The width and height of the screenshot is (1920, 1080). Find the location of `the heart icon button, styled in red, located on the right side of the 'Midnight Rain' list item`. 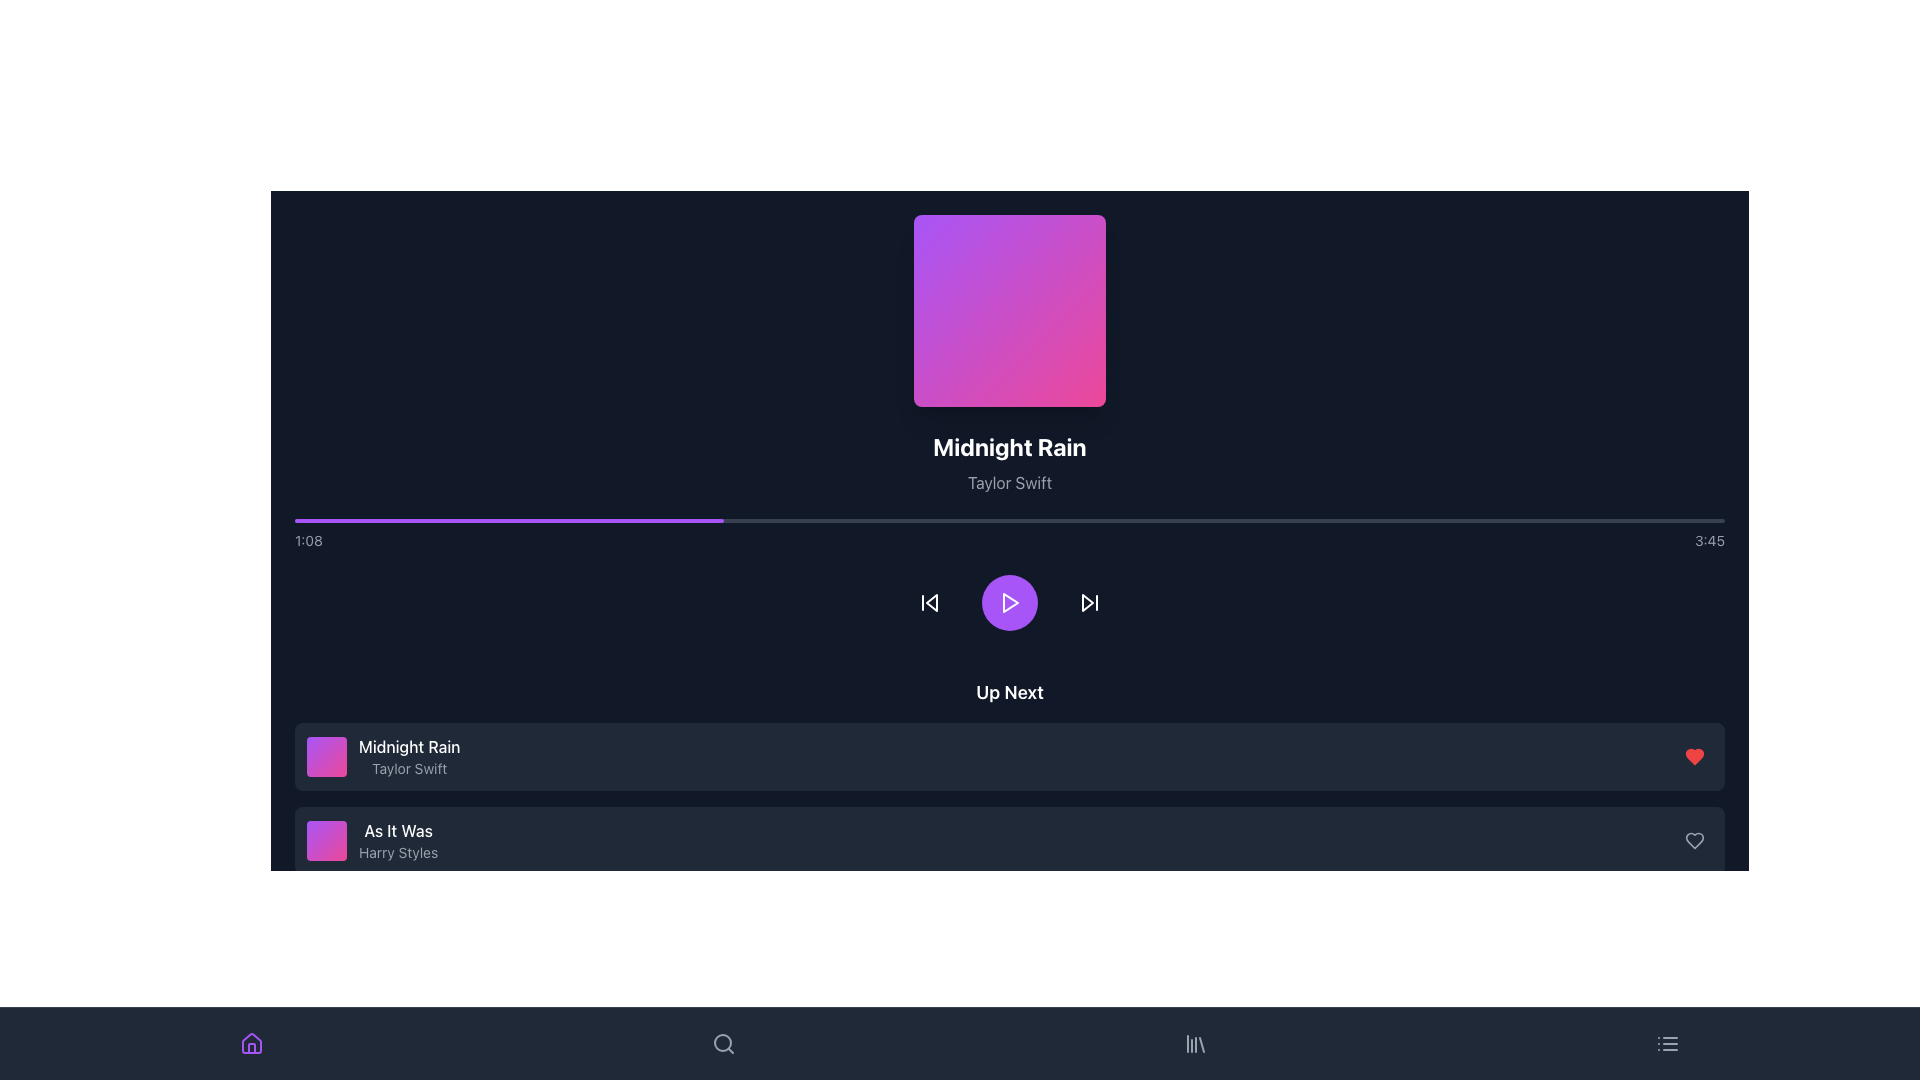

the heart icon button, styled in red, located on the right side of the 'Midnight Rain' list item is located at coordinates (1693, 756).